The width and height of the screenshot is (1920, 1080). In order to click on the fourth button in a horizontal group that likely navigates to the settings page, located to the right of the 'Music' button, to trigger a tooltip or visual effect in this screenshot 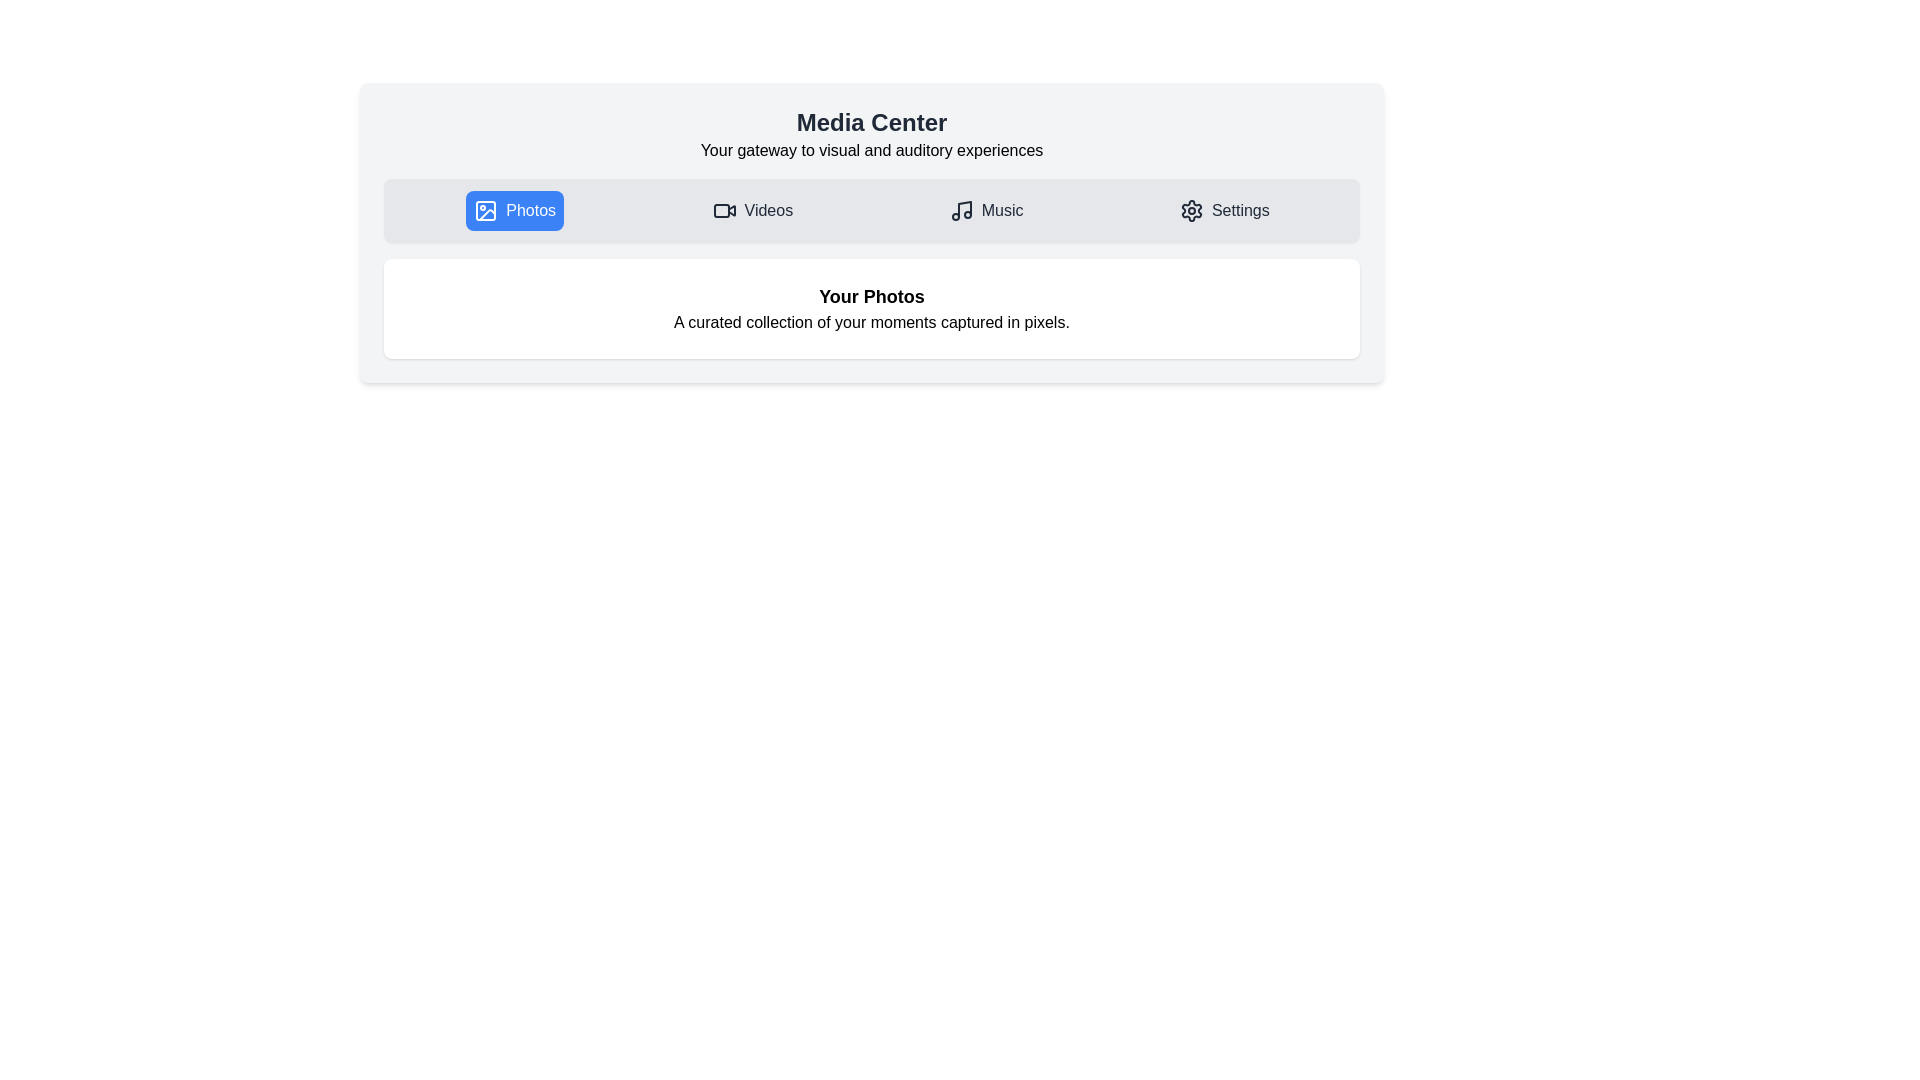, I will do `click(1223, 211)`.